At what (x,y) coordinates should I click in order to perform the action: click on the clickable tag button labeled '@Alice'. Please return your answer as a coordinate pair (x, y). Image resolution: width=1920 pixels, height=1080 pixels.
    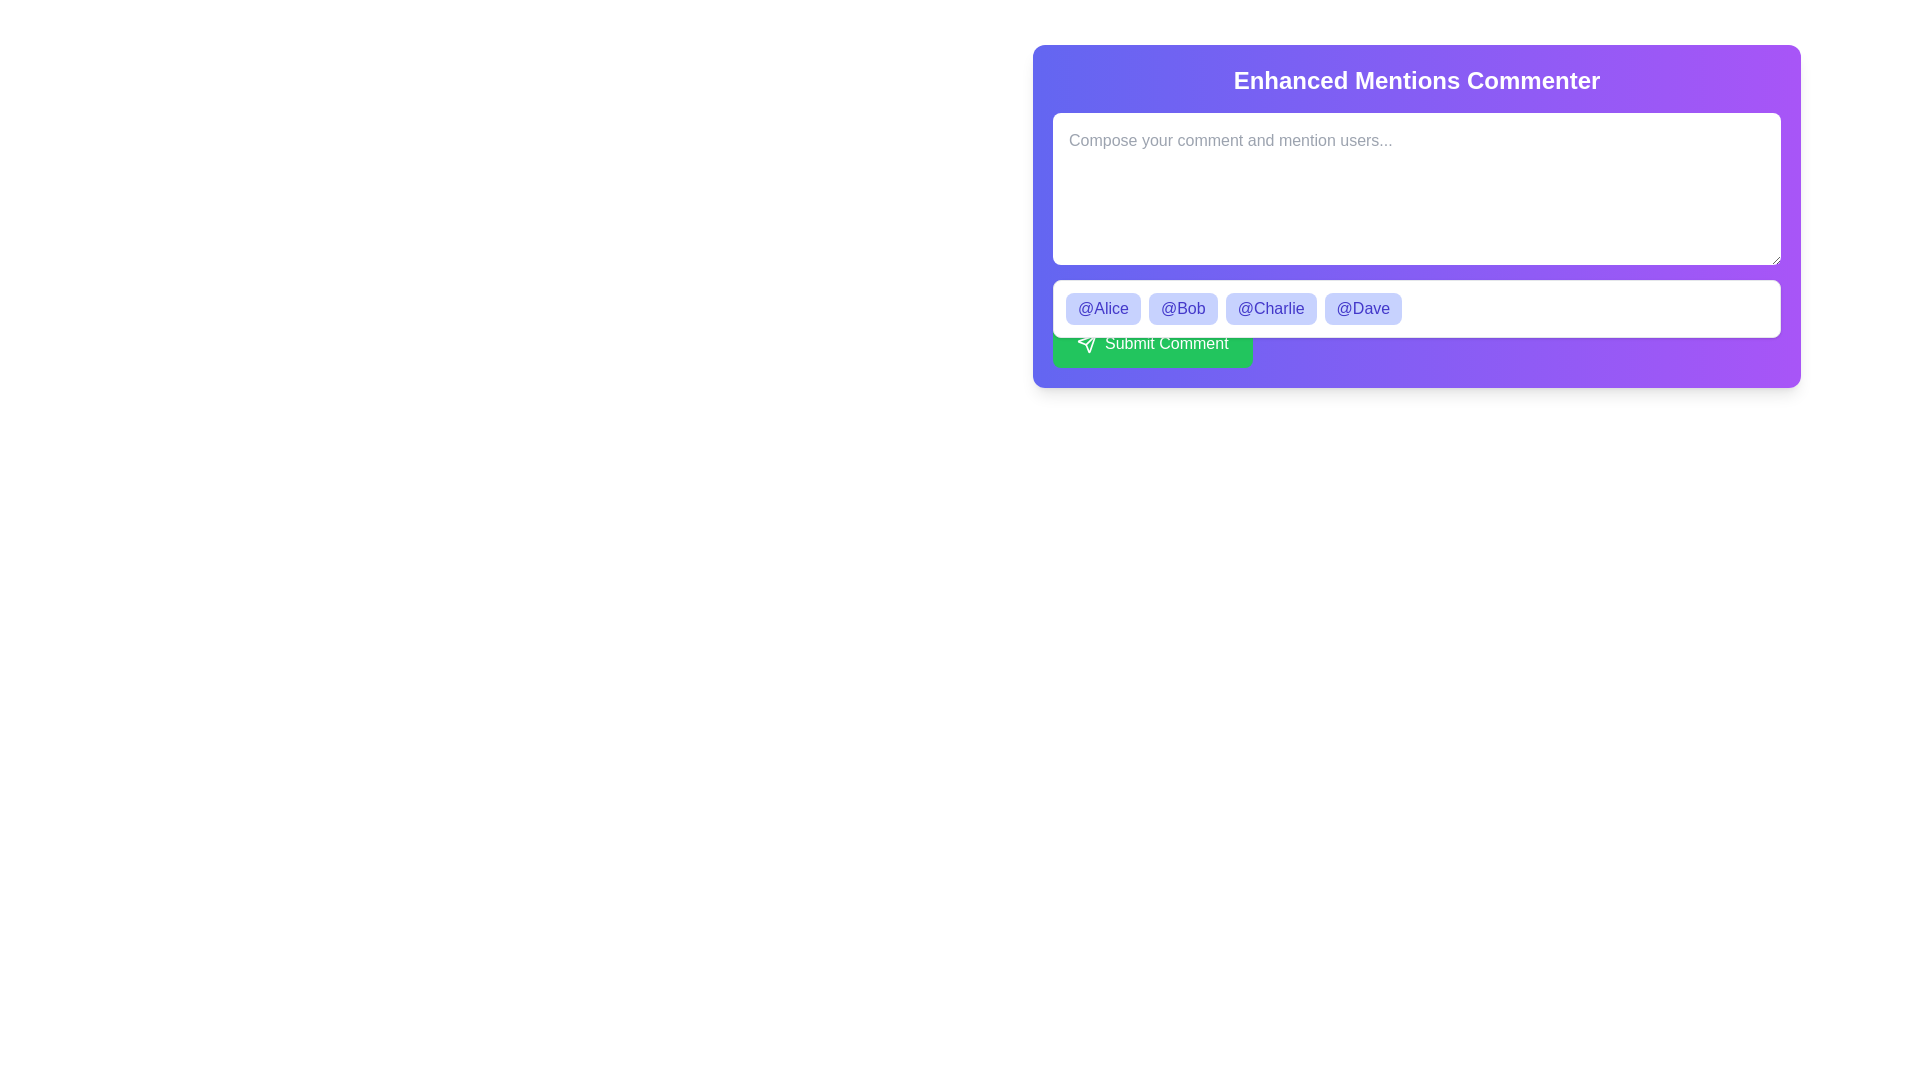
    Looking at the image, I should click on (1102, 308).